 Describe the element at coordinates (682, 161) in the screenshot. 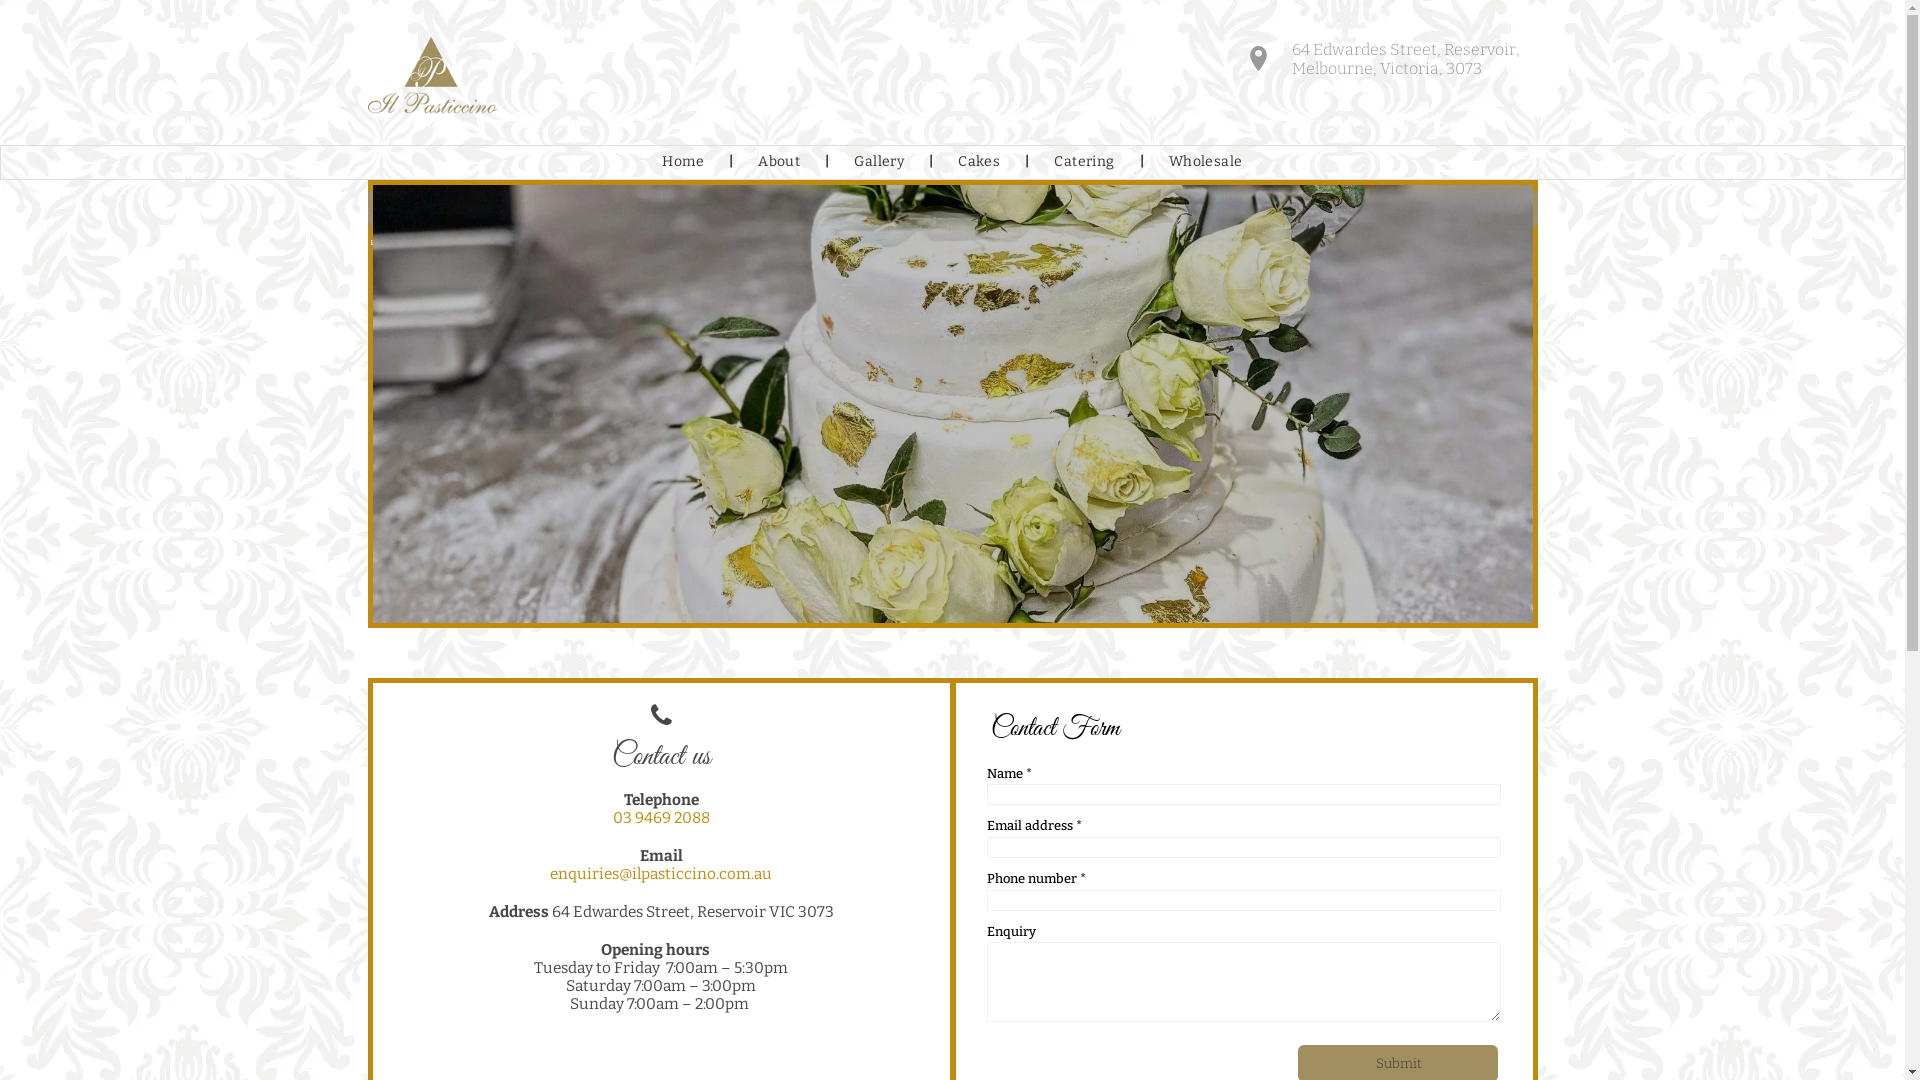

I see `'Home'` at that location.